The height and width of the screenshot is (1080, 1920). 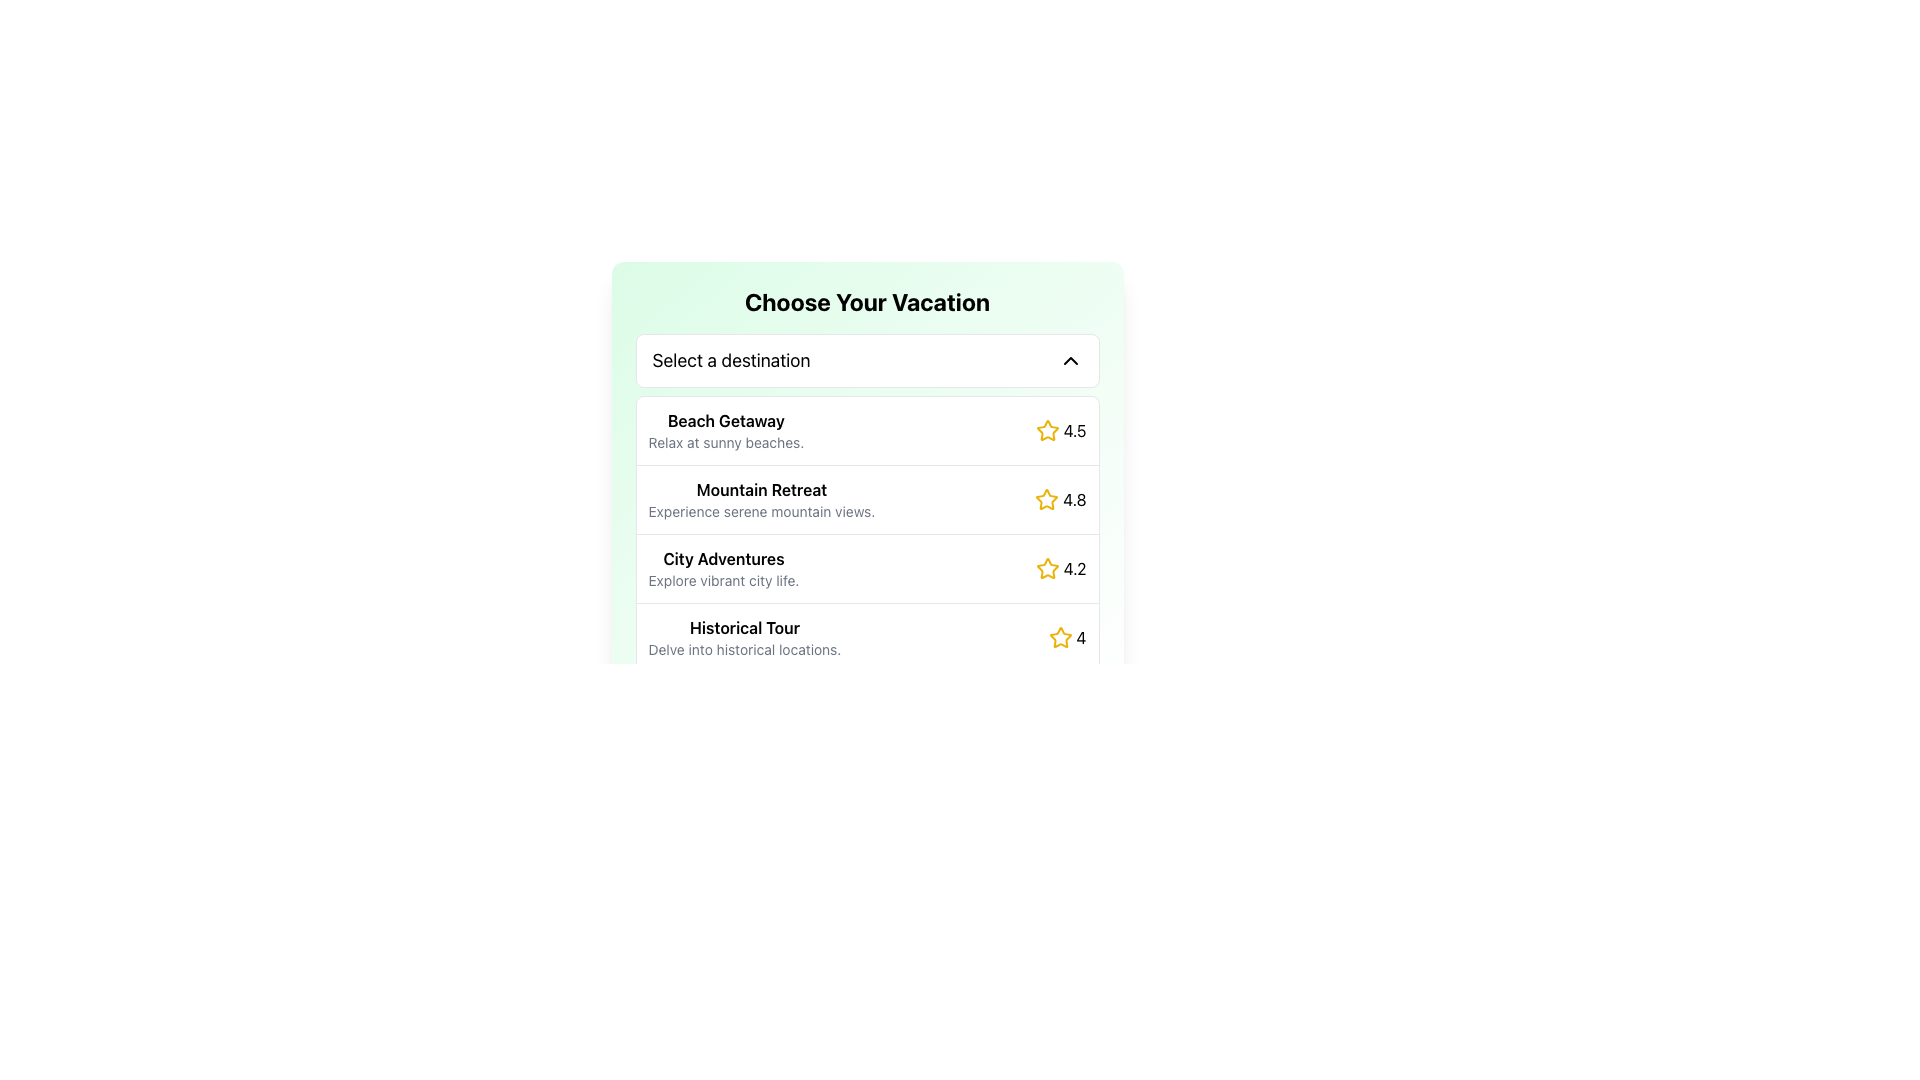 What do you see at coordinates (725, 419) in the screenshot?
I see `the text label 'Beach Getaway'` at bounding box center [725, 419].